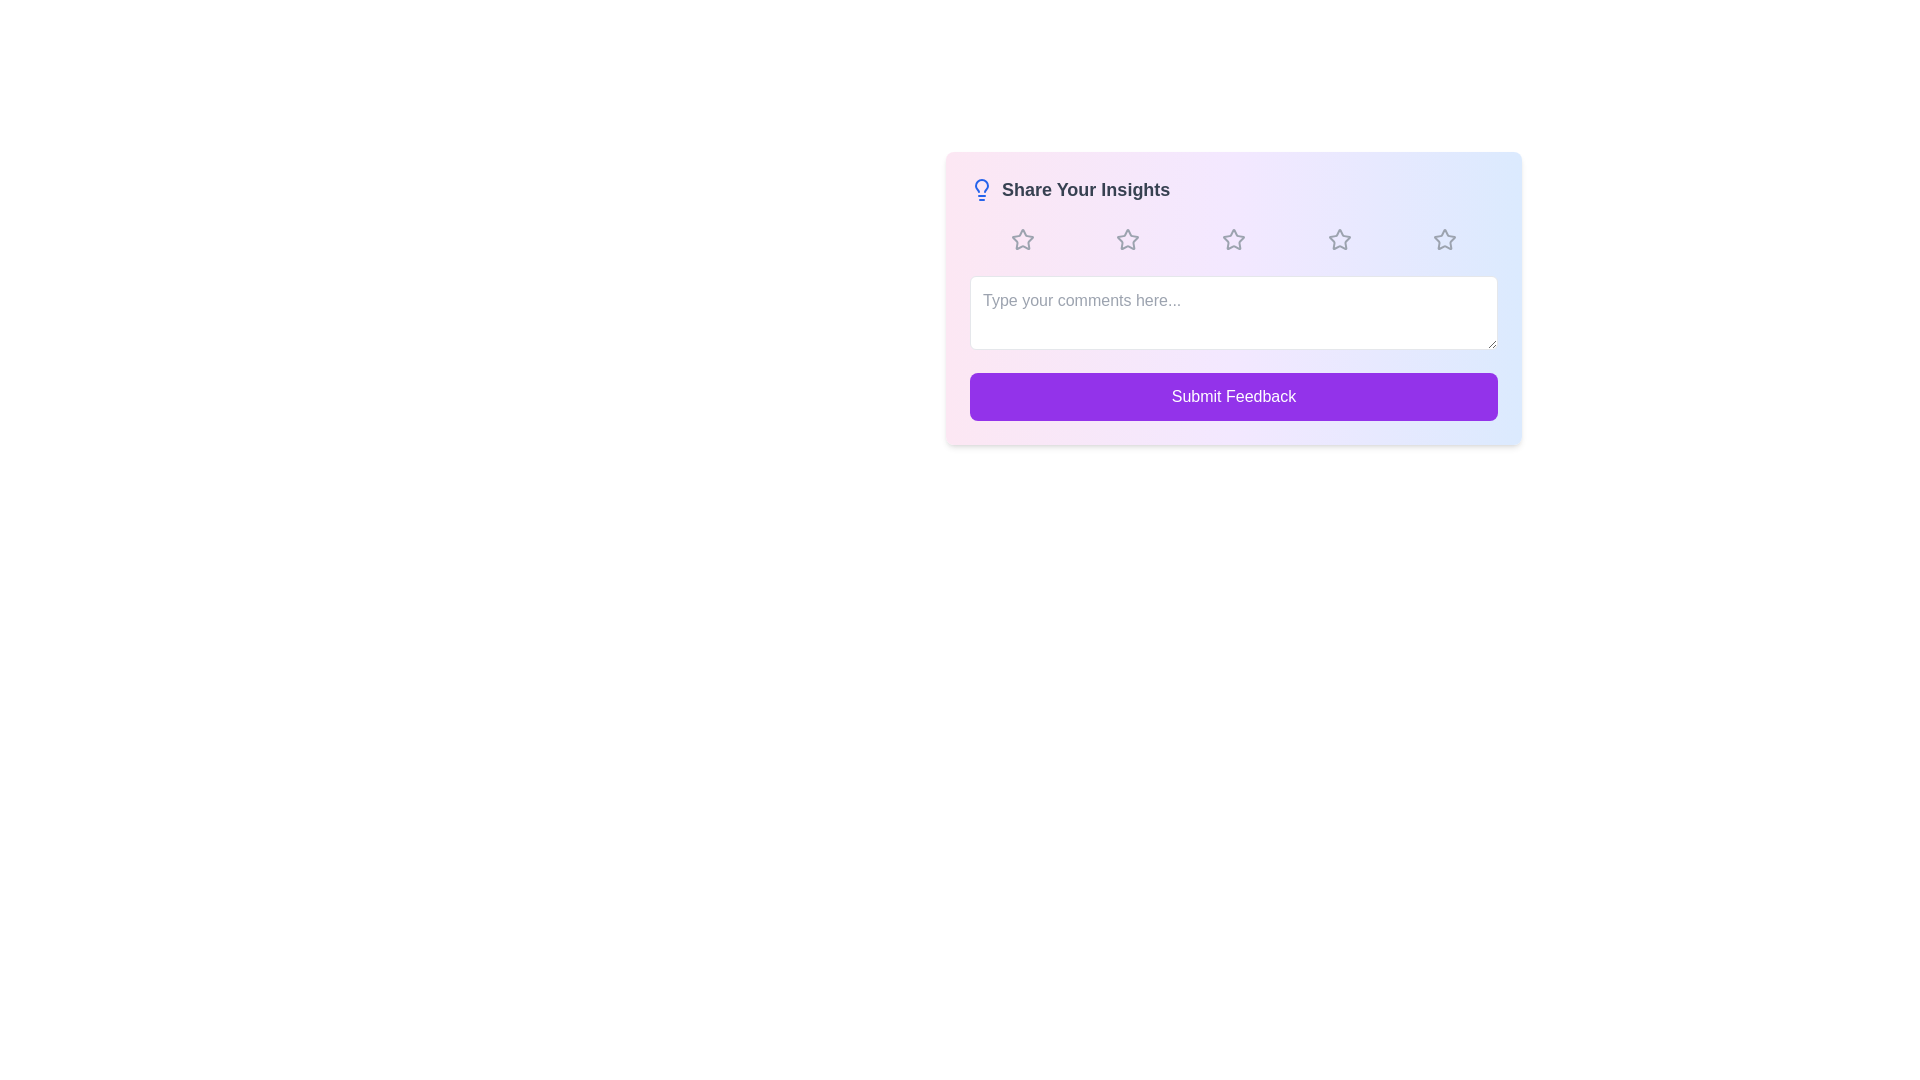 This screenshot has height=1080, width=1920. I want to click on the star corresponding to 2 stars to preview the rating, so click(1128, 238).